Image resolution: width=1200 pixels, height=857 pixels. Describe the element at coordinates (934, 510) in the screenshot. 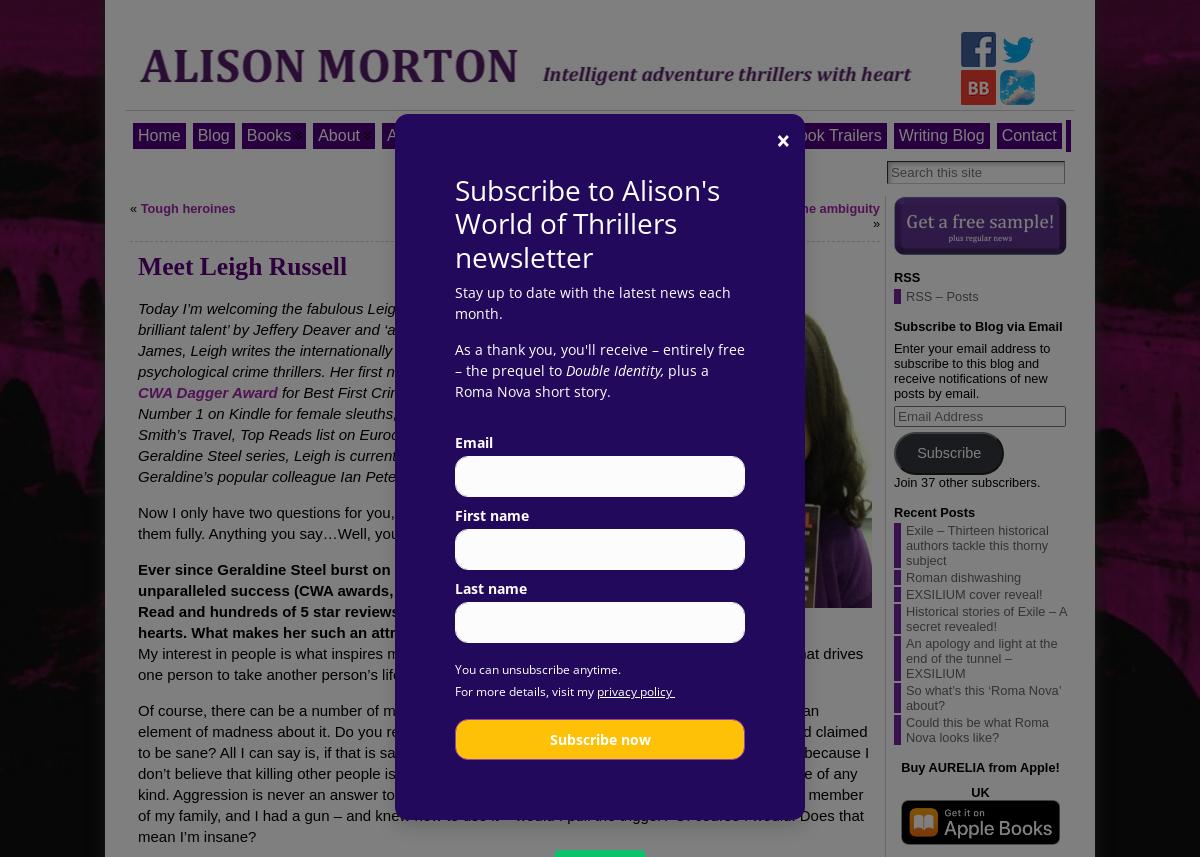

I see `'Recent Posts'` at that location.